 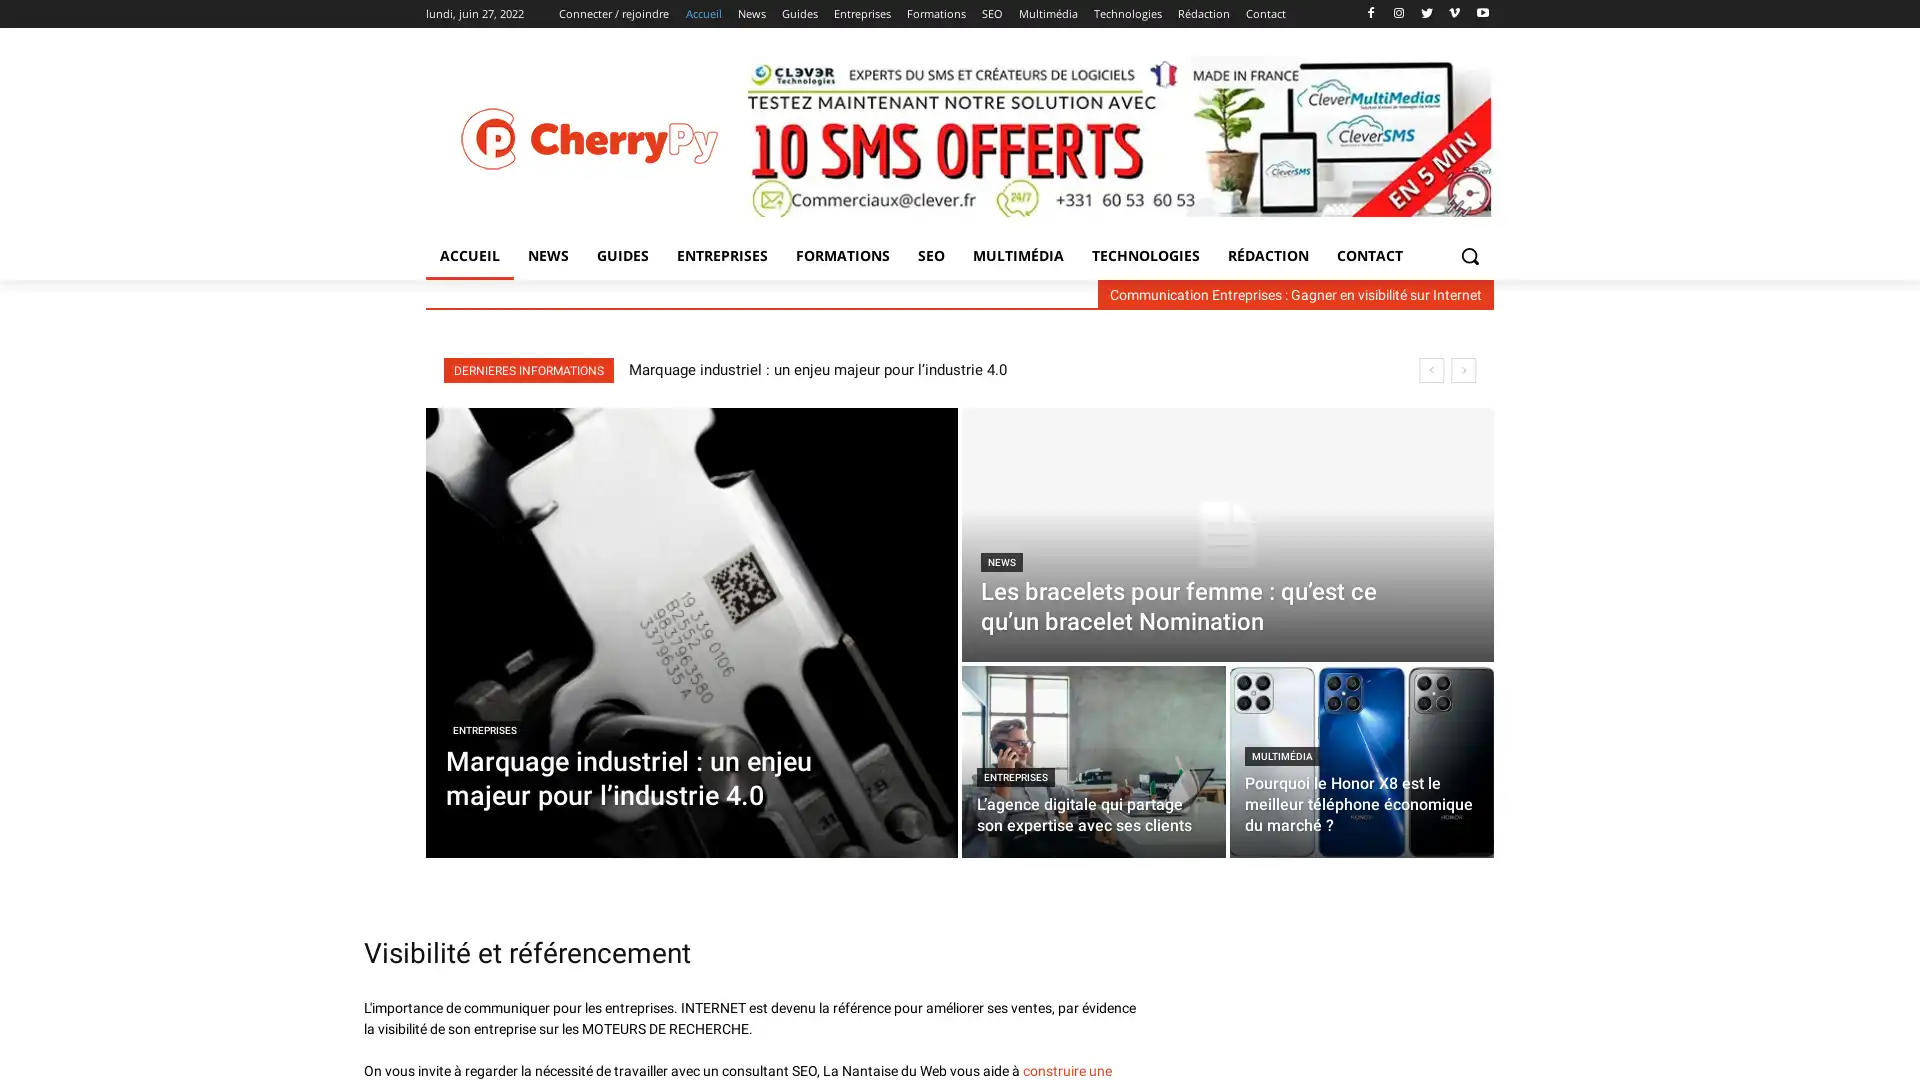 I want to click on Search, so click(x=1469, y=254).